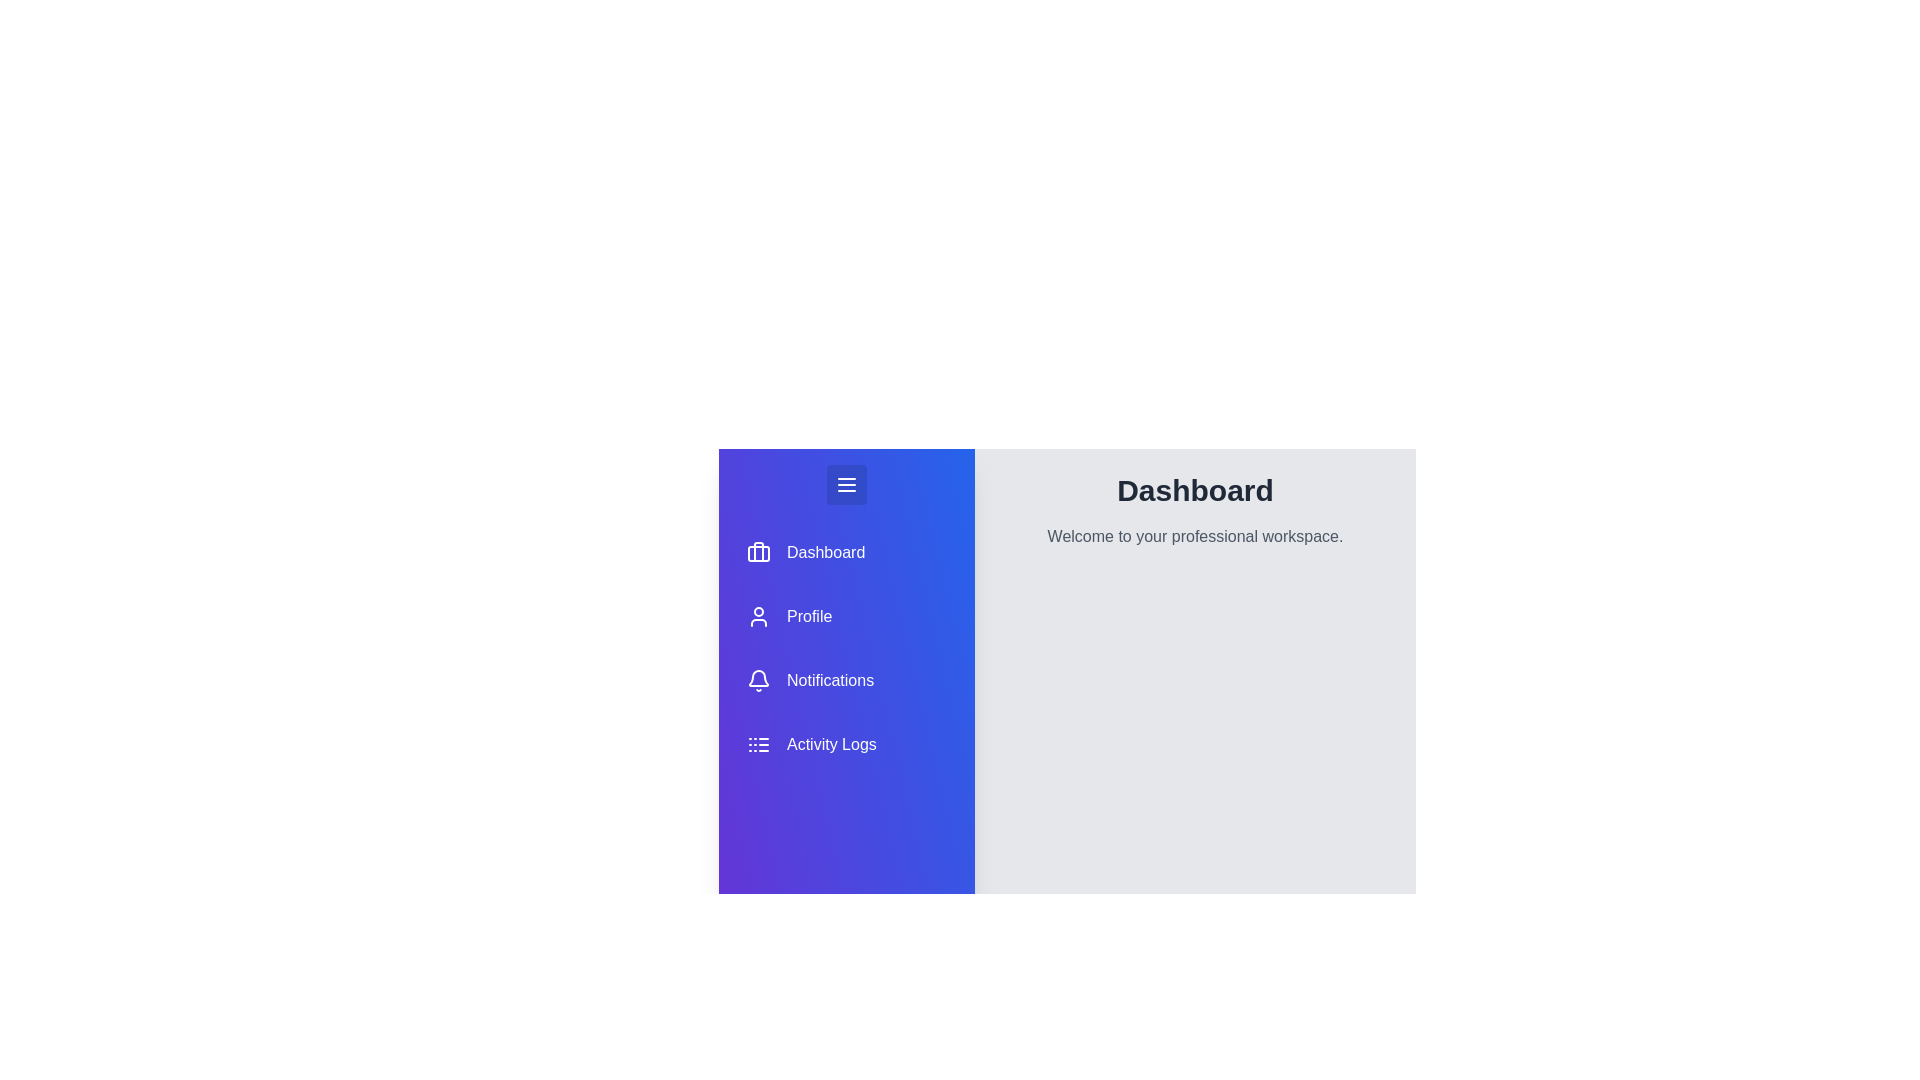  What do you see at coordinates (846, 744) in the screenshot?
I see `the menu item corresponding to Activity Logs to navigate to its respective section` at bounding box center [846, 744].